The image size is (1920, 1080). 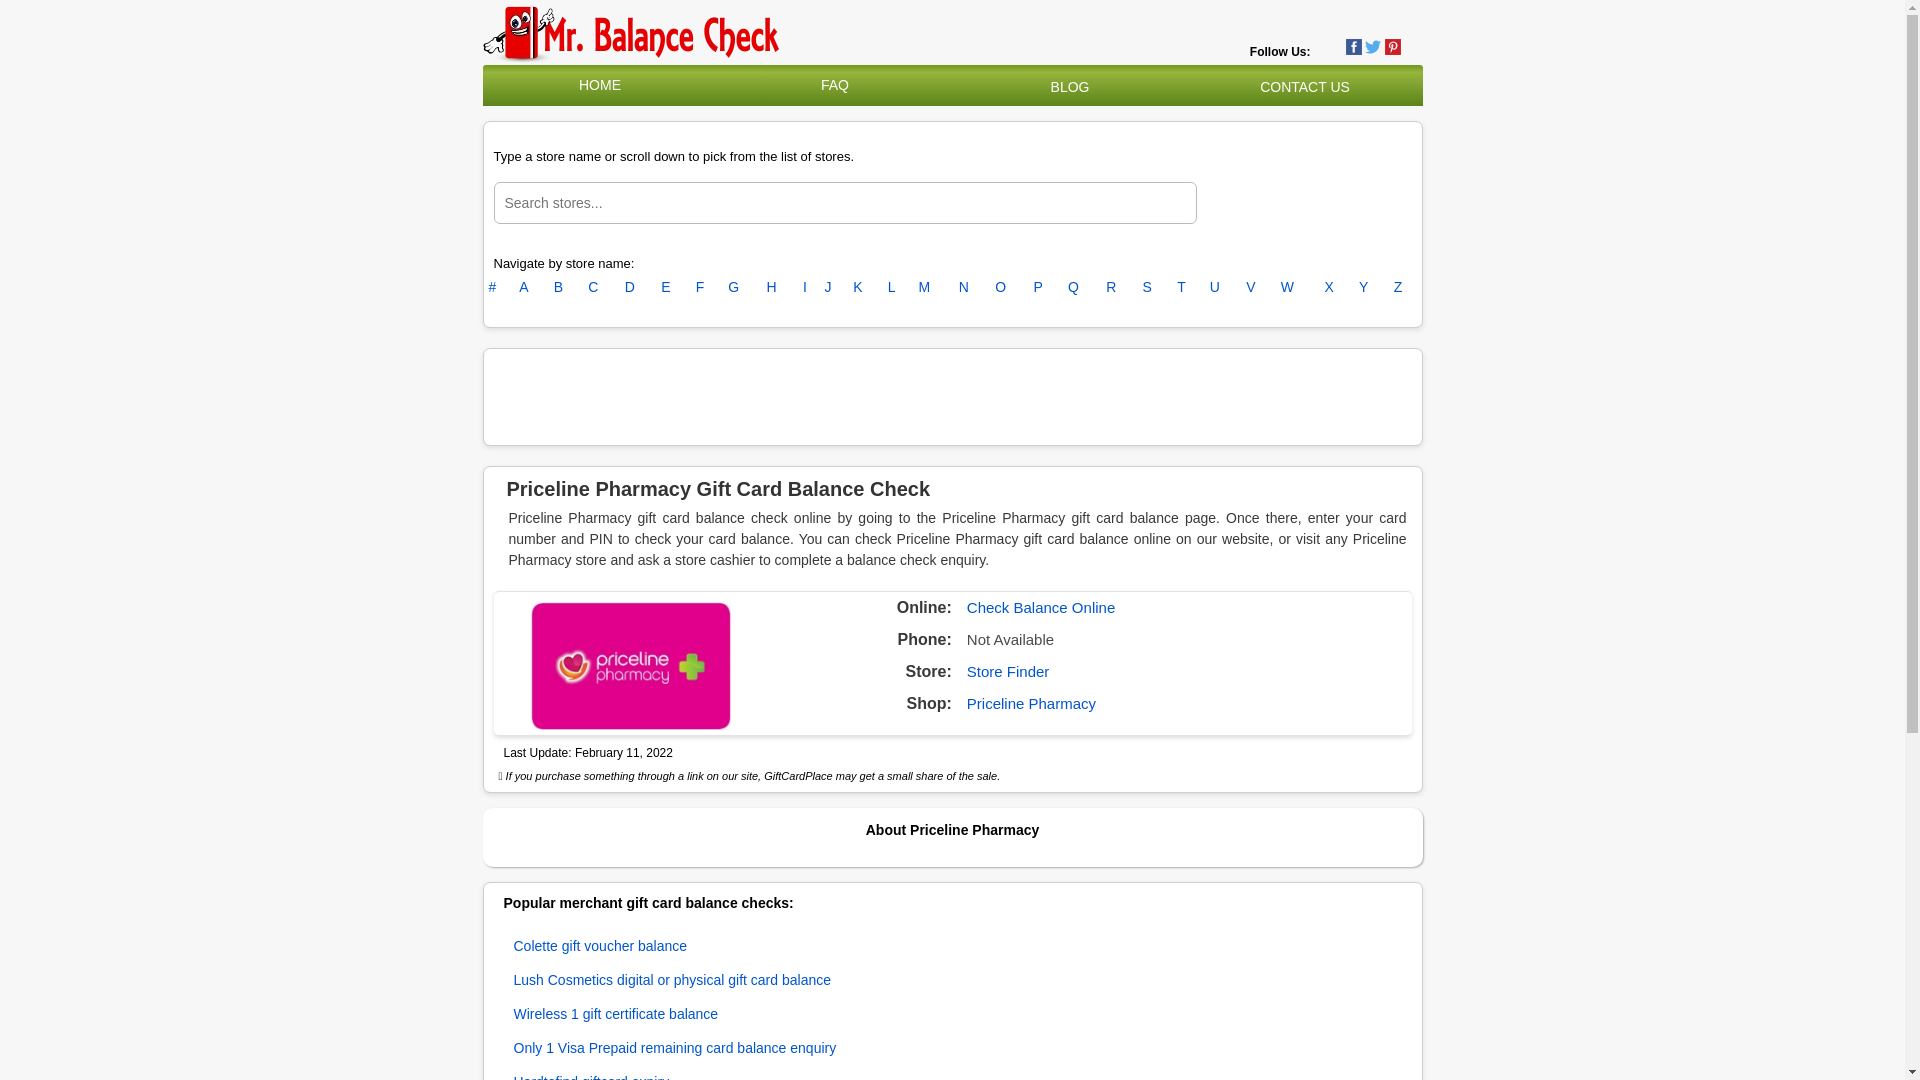 What do you see at coordinates (518, 286) in the screenshot?
I see `'A'` at bounding box center [518, 286].